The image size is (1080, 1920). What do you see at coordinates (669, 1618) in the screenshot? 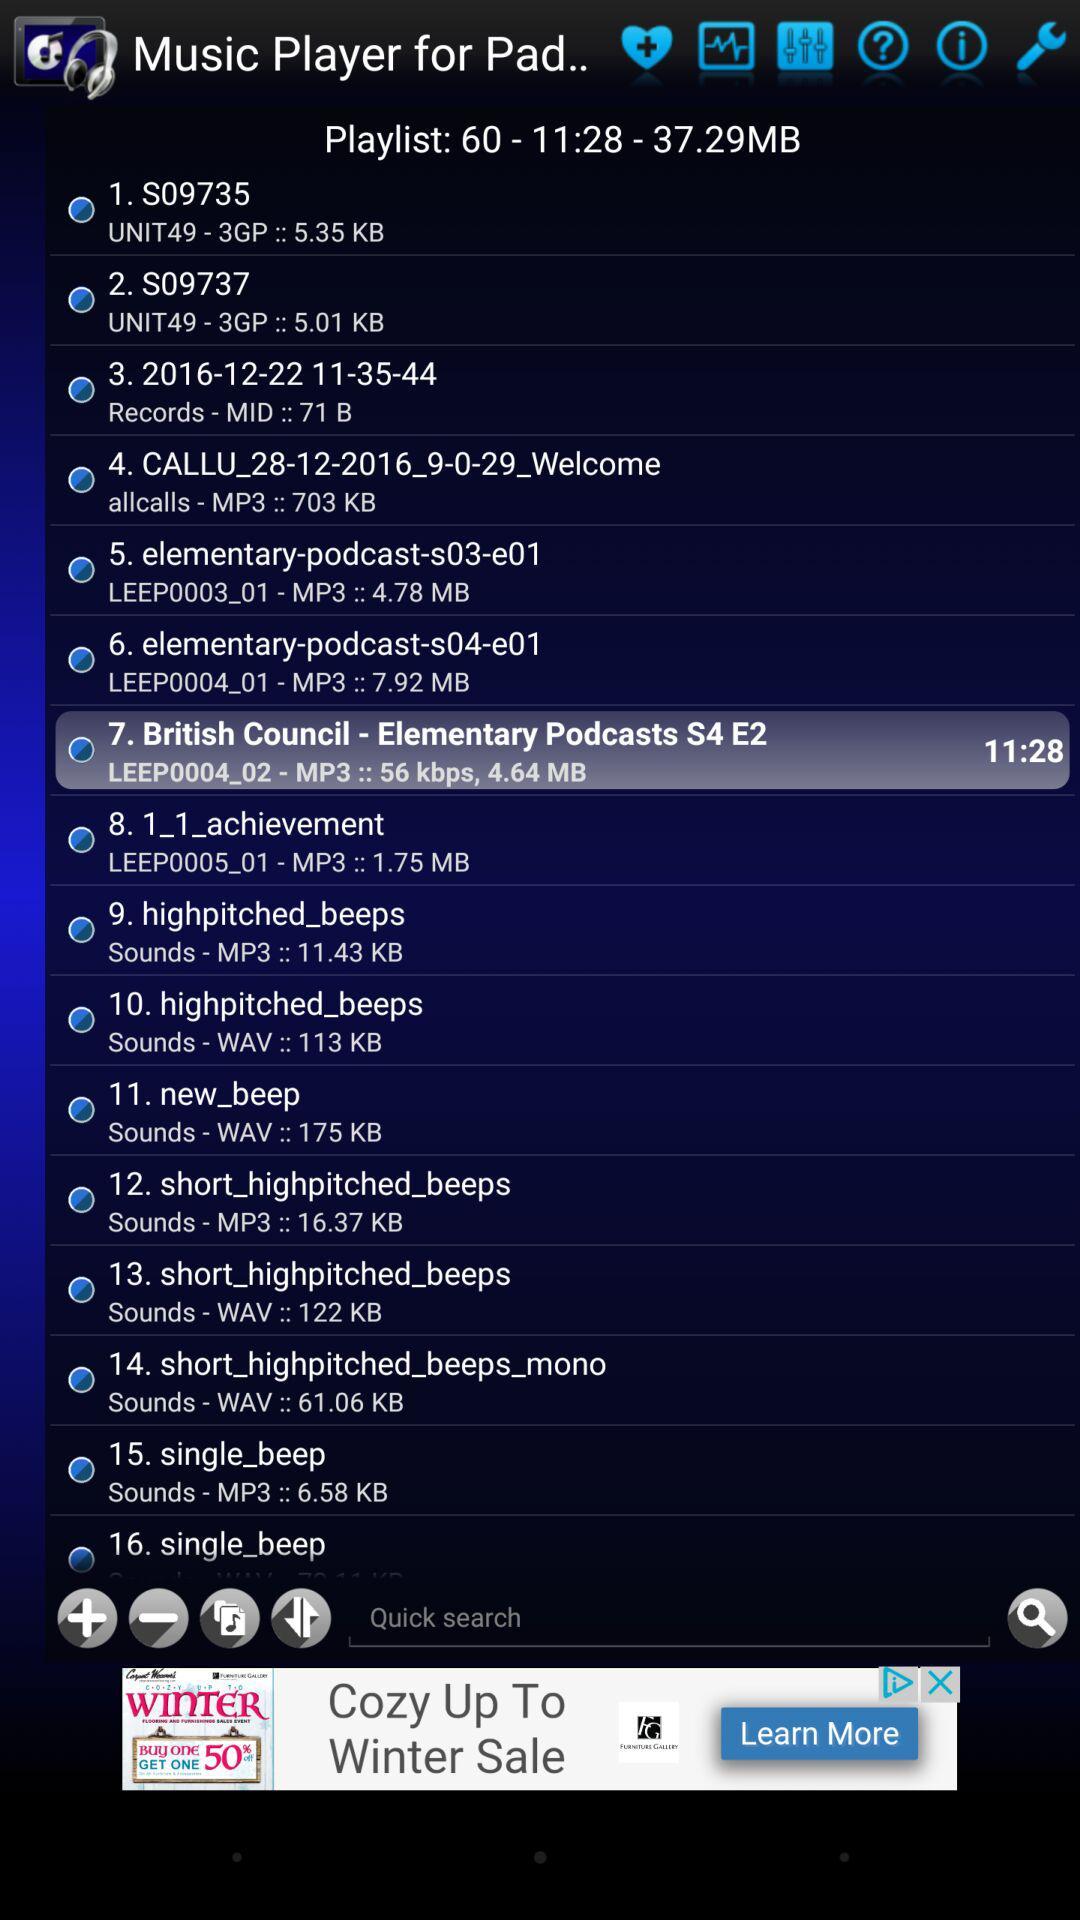
I see `search` at bounding box center [669, 1618].